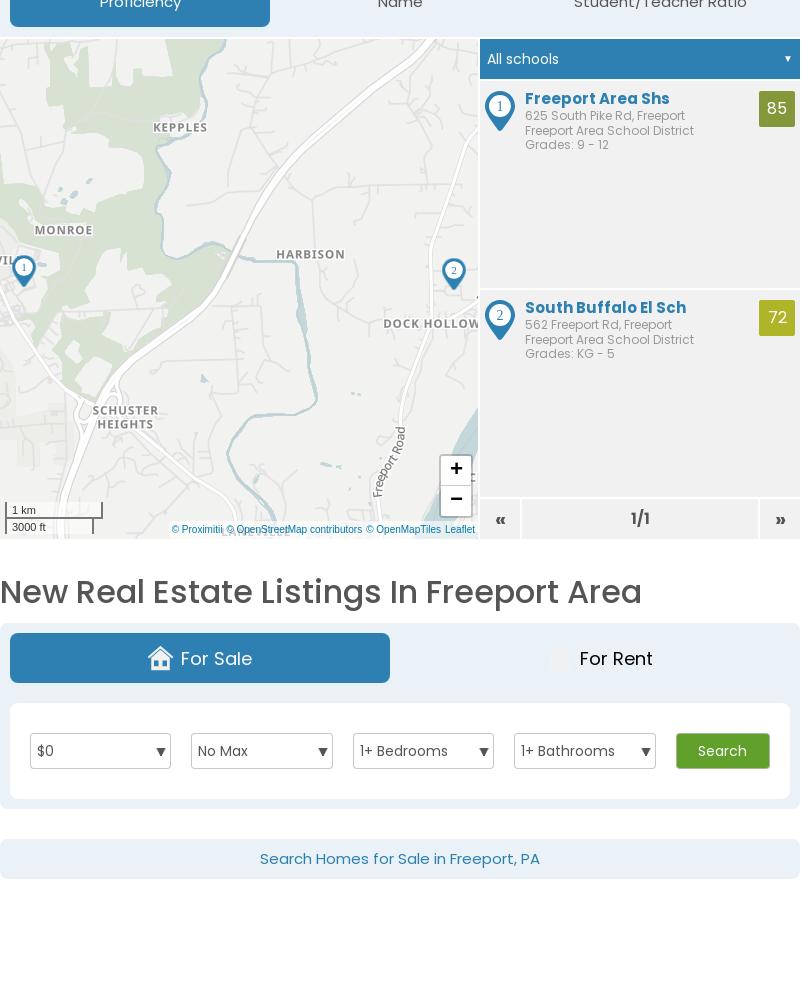  I want to click on '625 South Pike Rd, Freeport', so click(605, 114).